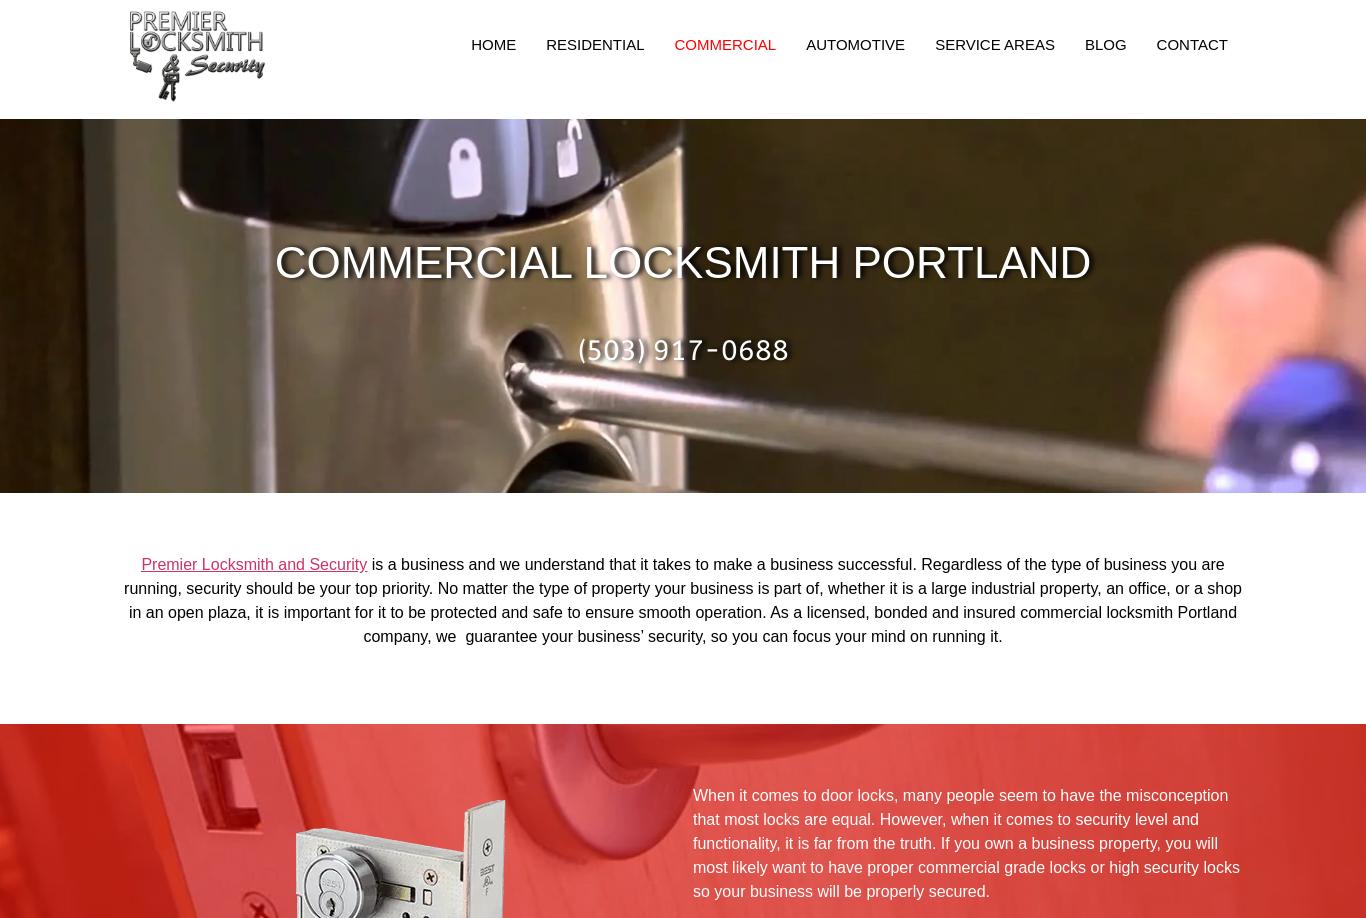 The width and height of the screenshot is (1366, 918). Describe the element at coordinates (854, 43) in the screenshot. I see `'Automotive'` at that location.